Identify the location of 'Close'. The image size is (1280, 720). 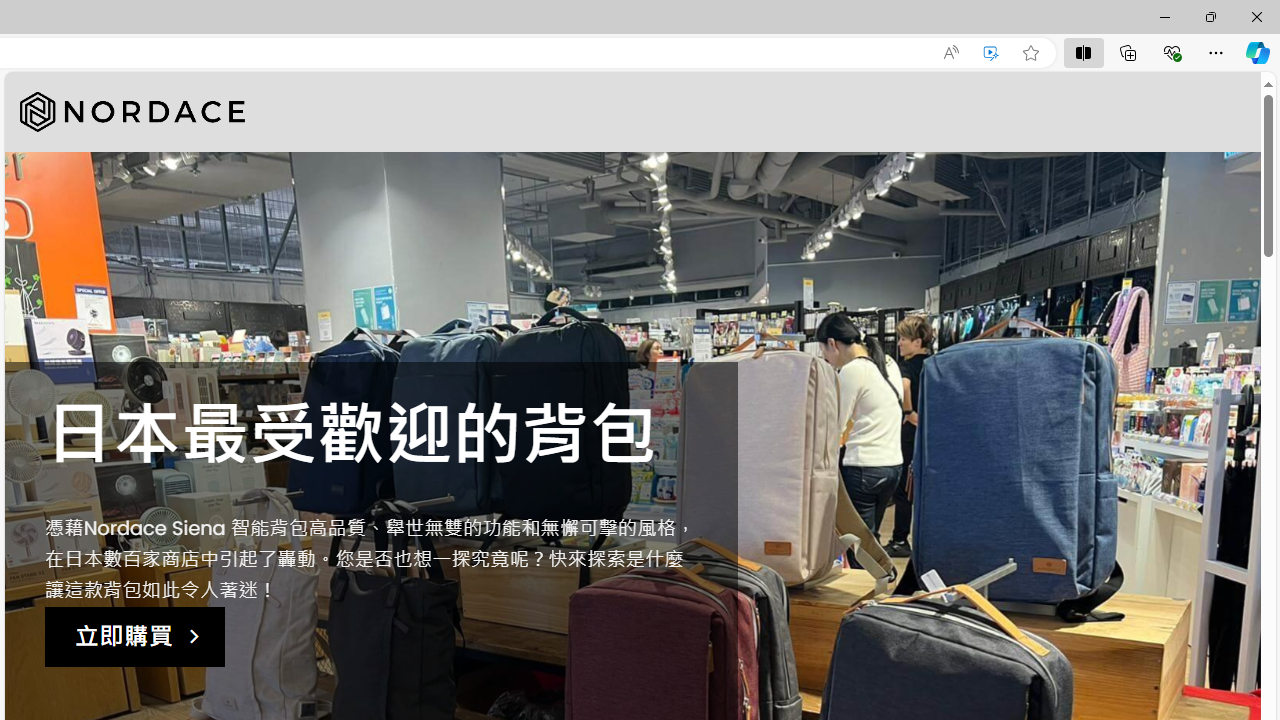
(1255, 16).